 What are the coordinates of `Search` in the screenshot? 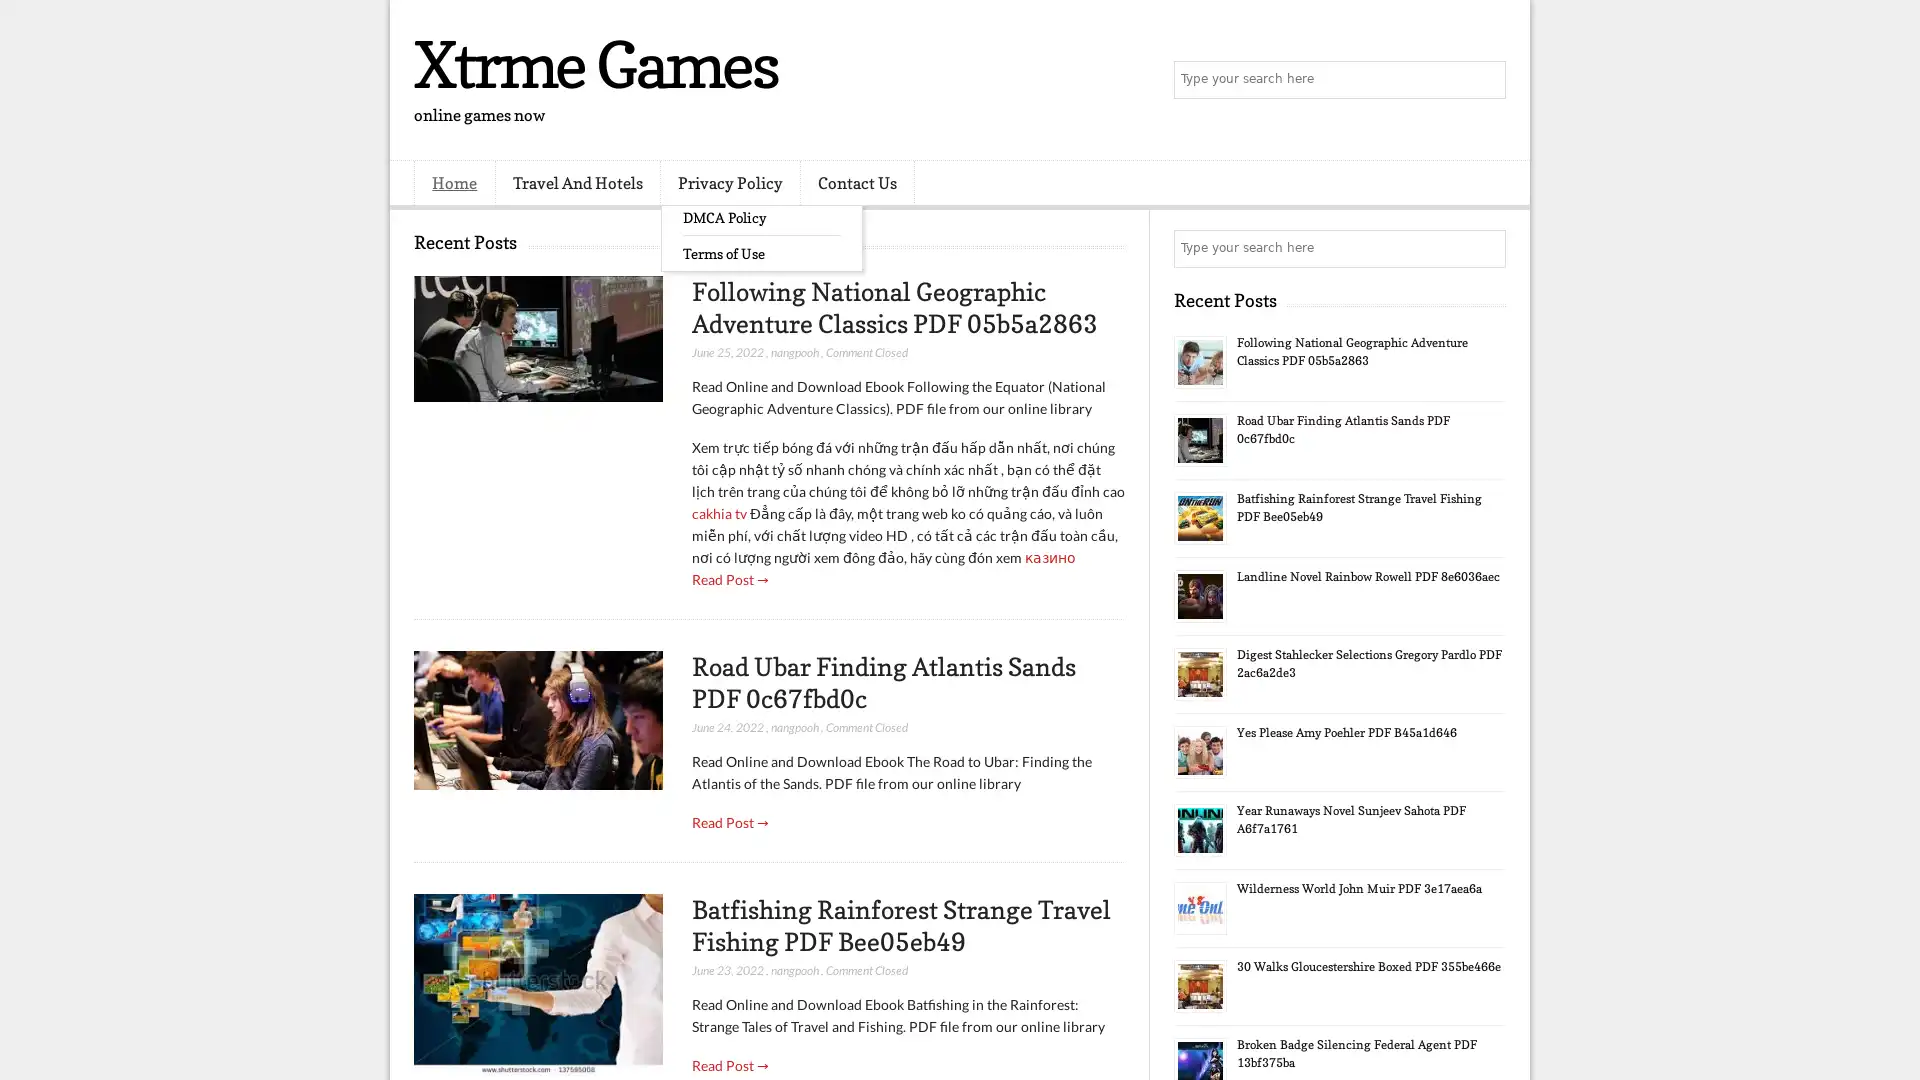 It's located at (1485, 248).